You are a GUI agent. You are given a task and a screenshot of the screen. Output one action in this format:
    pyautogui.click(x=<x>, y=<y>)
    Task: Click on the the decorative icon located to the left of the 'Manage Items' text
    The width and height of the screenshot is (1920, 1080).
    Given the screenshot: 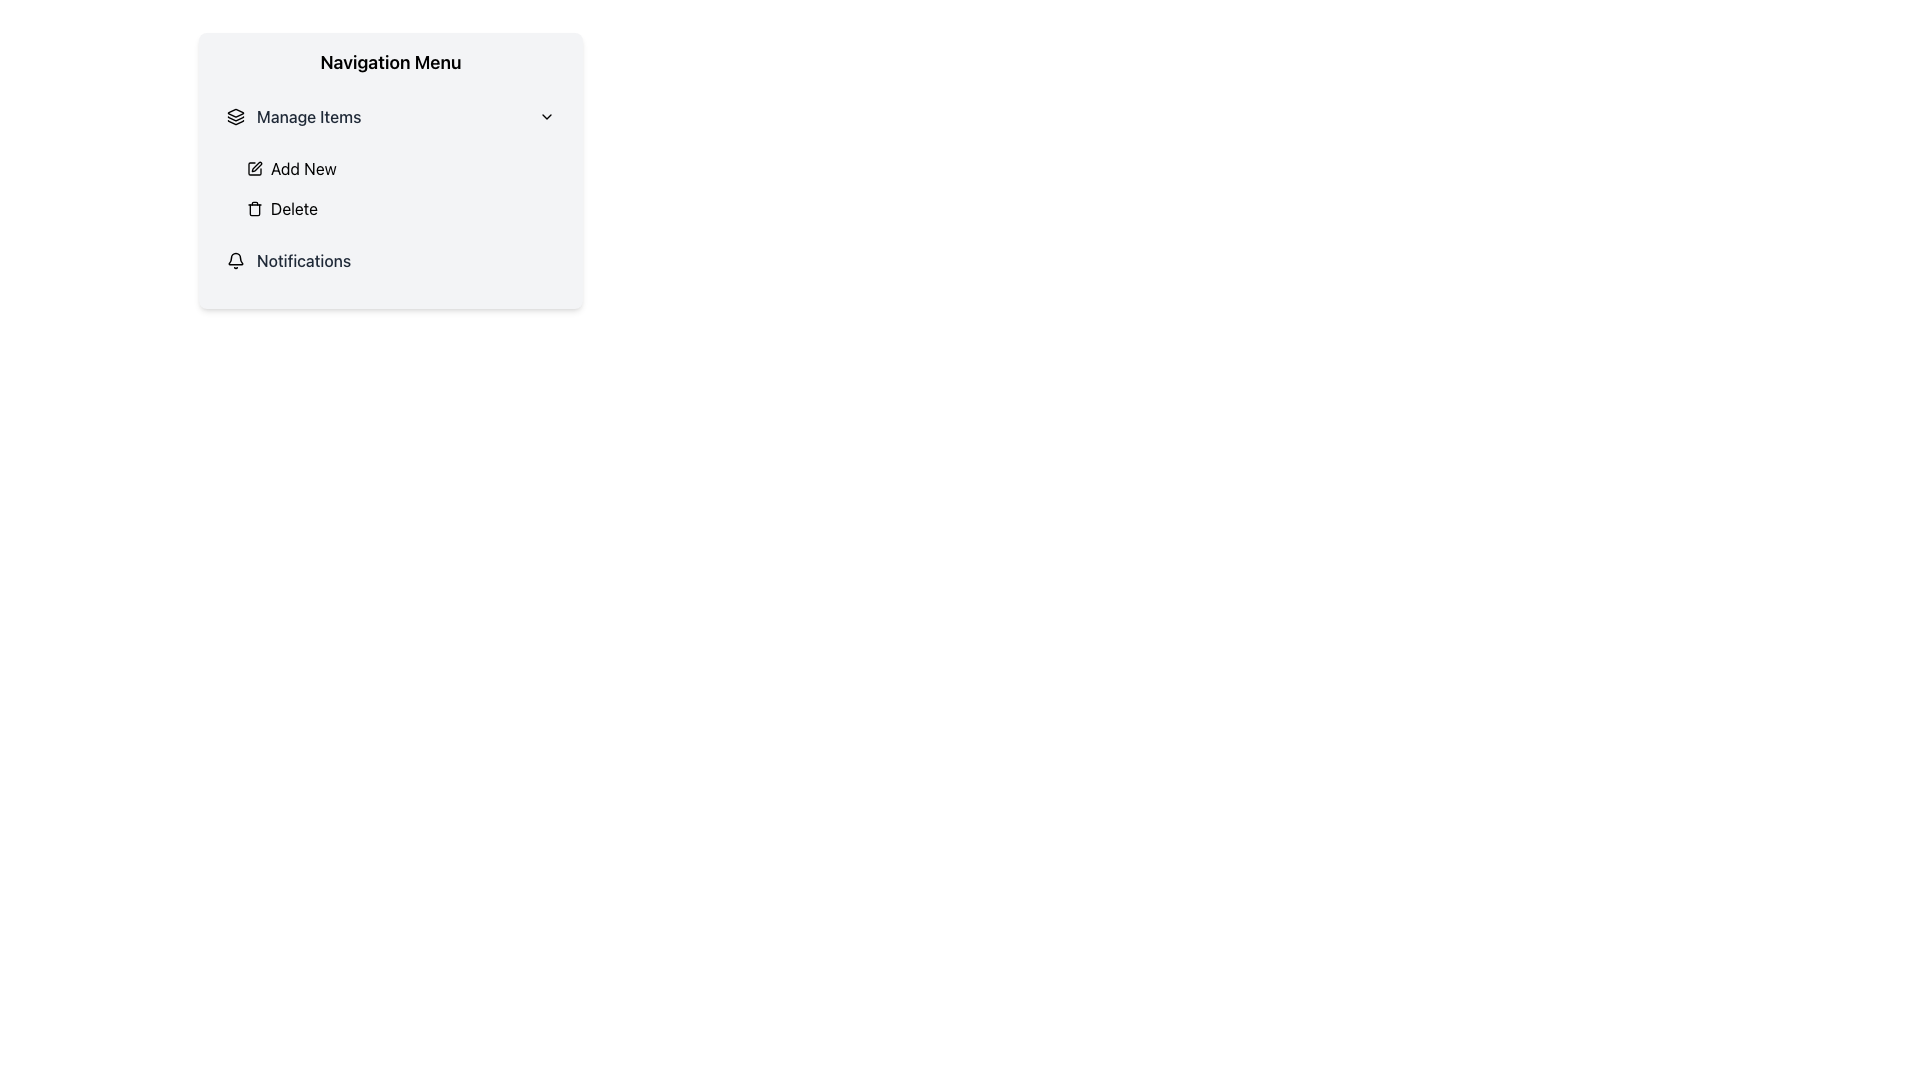 What is the action you would take?
    pyautogui.click(x=235, y=116)
    